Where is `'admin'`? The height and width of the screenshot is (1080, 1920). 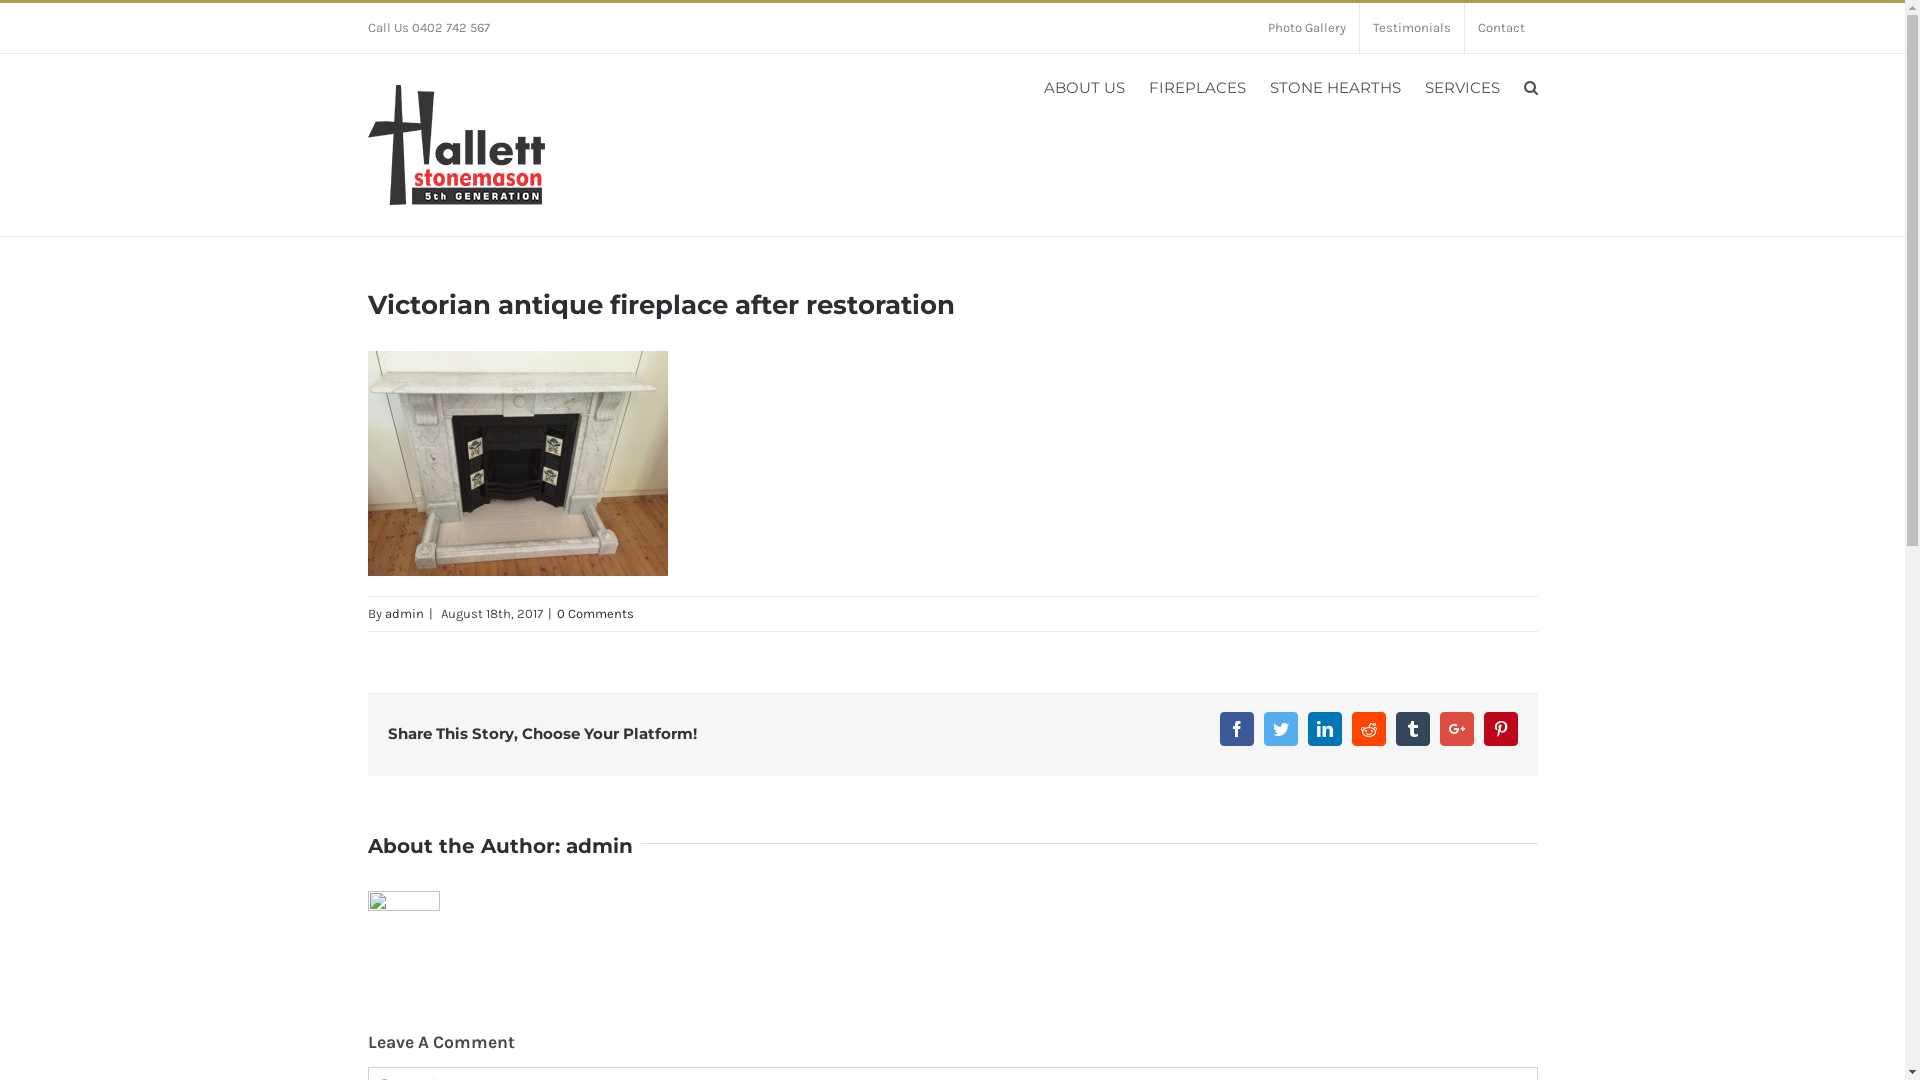 'admin' is located at coordinates (384, 612).